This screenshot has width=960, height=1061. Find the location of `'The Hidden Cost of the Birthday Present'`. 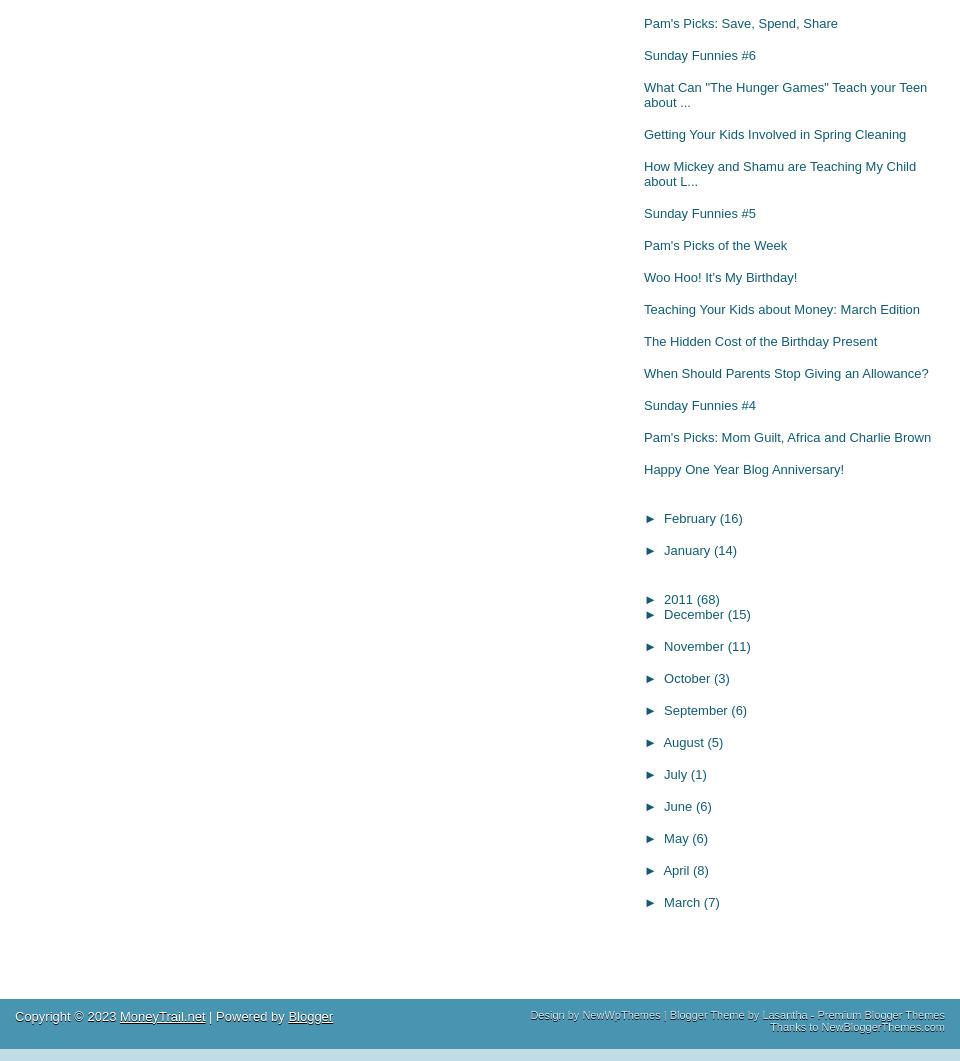

'The Hidden Cost of the Birthday Present' is located at coordinates (759, 339).